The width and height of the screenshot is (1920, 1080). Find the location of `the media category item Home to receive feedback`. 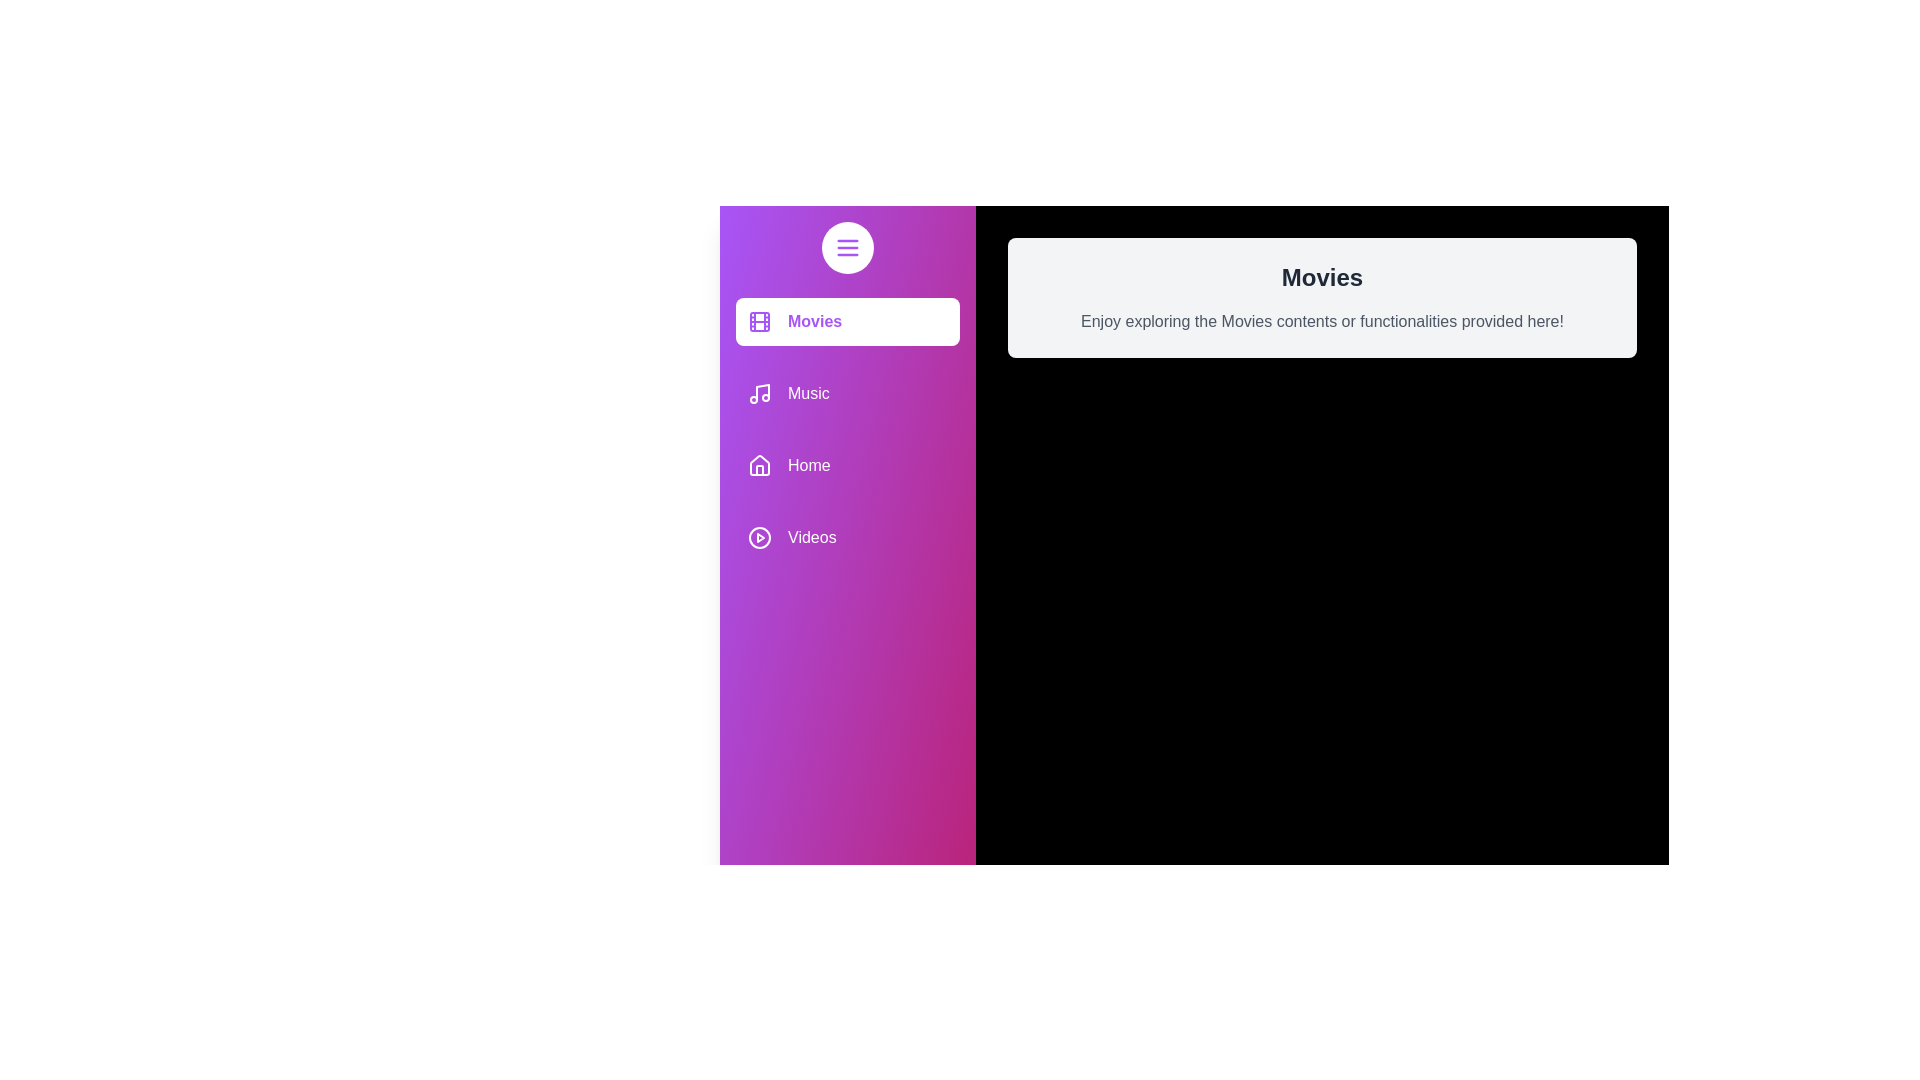

the media category item Home to receive feedback is located at coordinates (848, 466).